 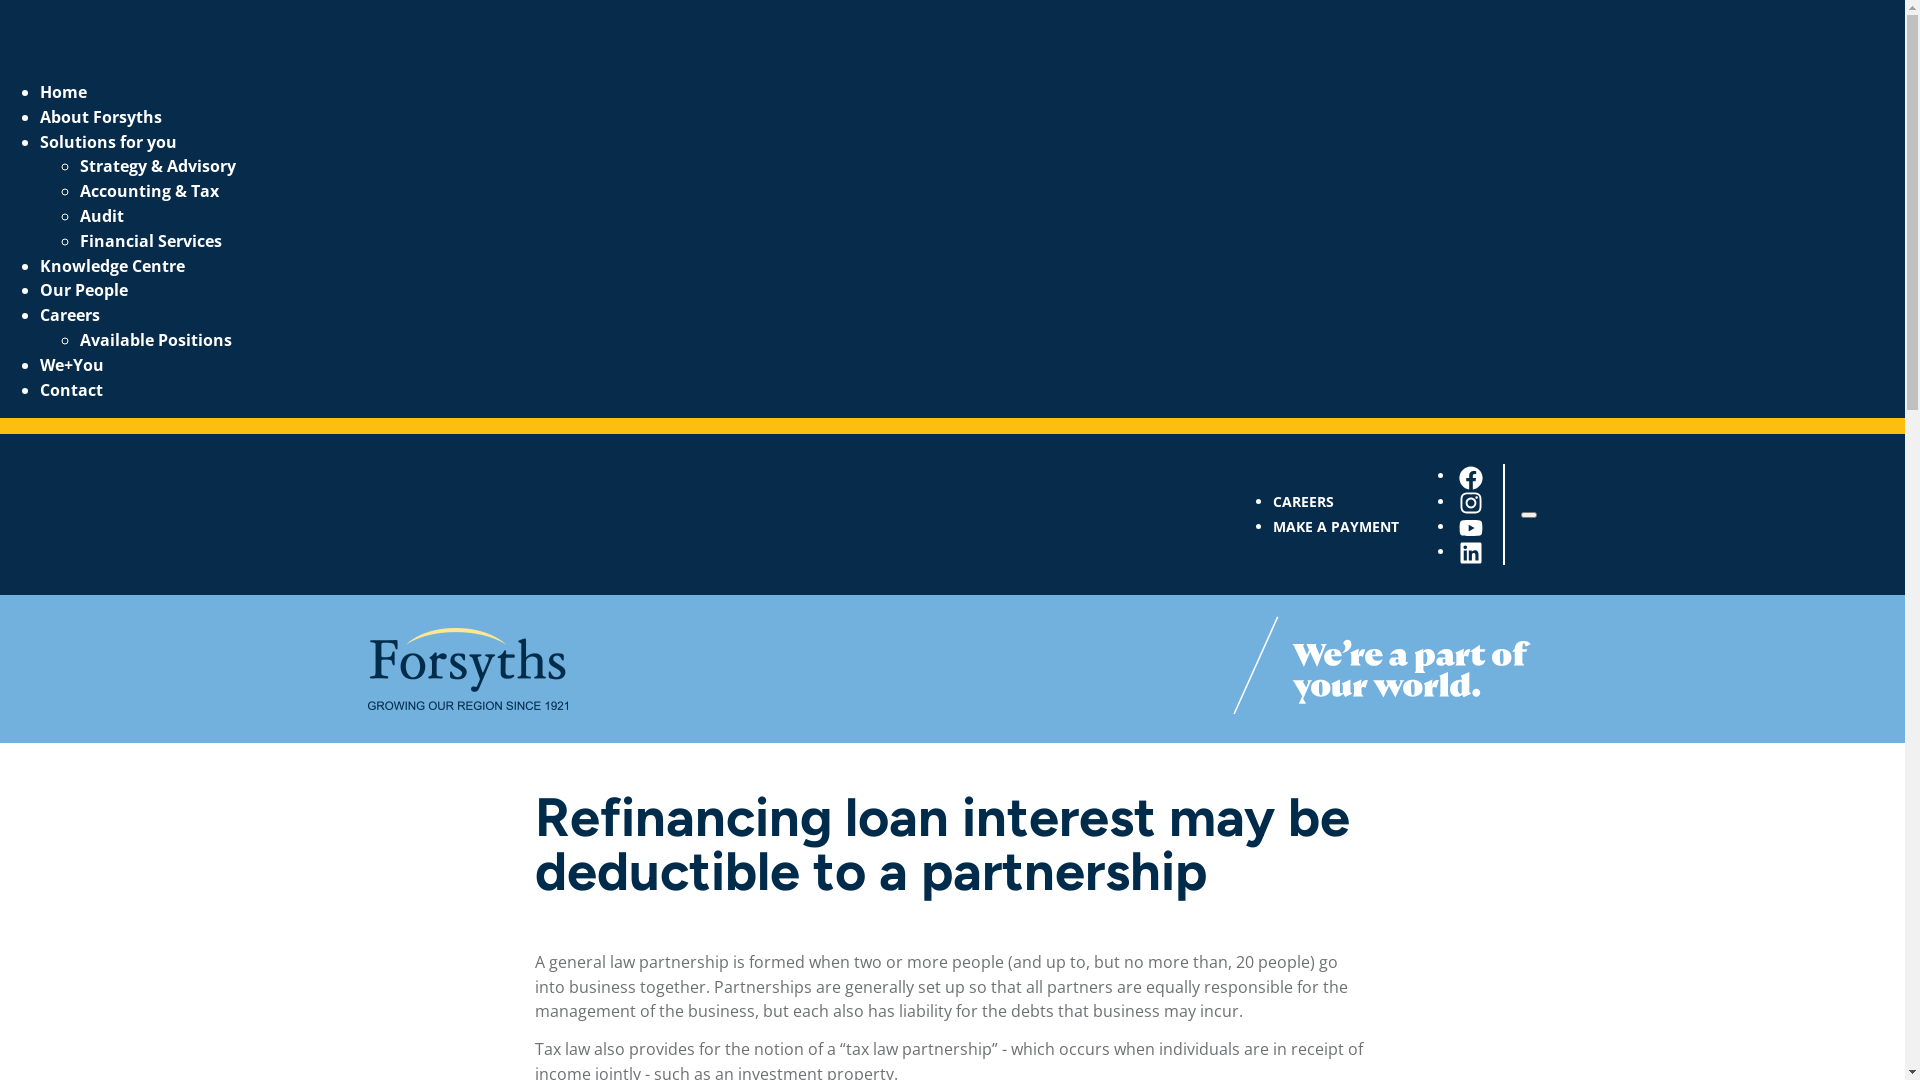 What do you see at coordinates (82, 289) in the screenshot?
I see `'Our People'` at bounding box center [82, 289].